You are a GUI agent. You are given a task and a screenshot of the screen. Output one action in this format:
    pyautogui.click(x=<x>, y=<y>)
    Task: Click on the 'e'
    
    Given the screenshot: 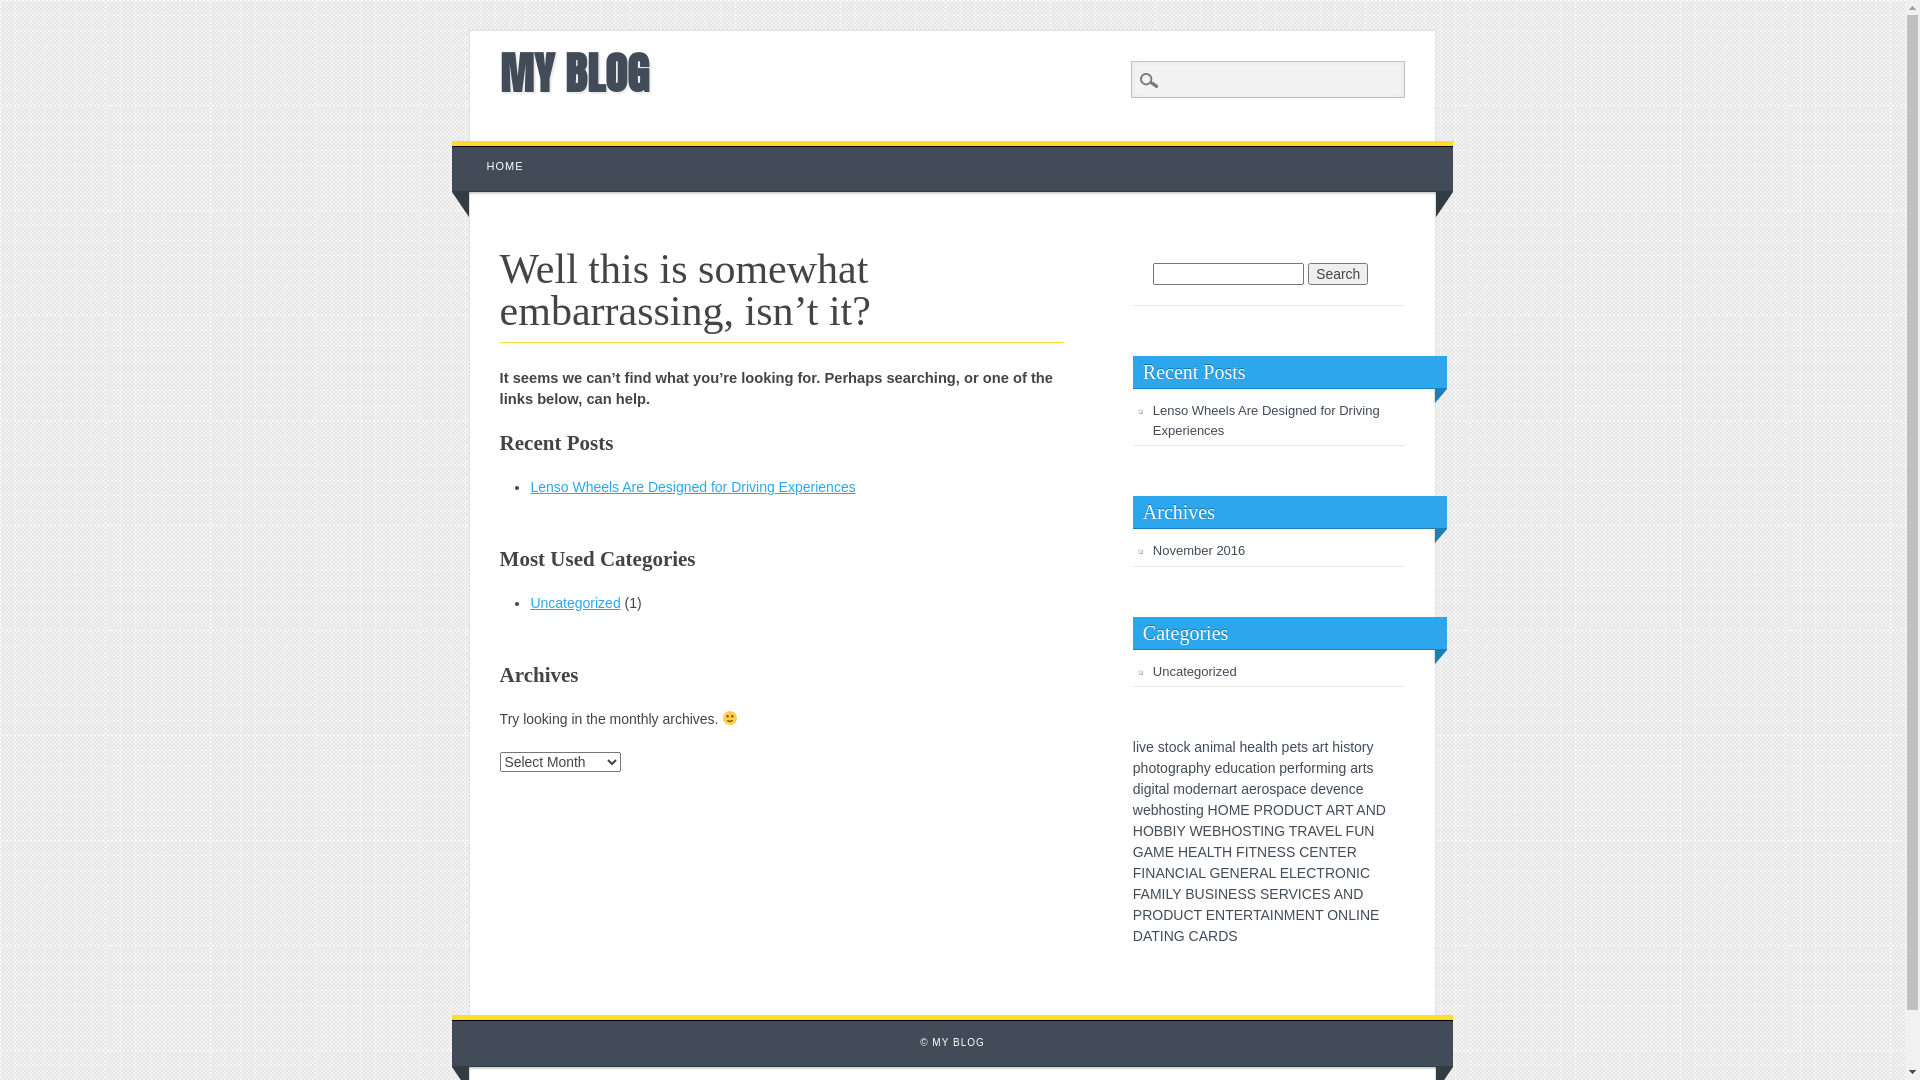 What is the action you would take?
    pyautogui.click(x=1250, y=747)
    